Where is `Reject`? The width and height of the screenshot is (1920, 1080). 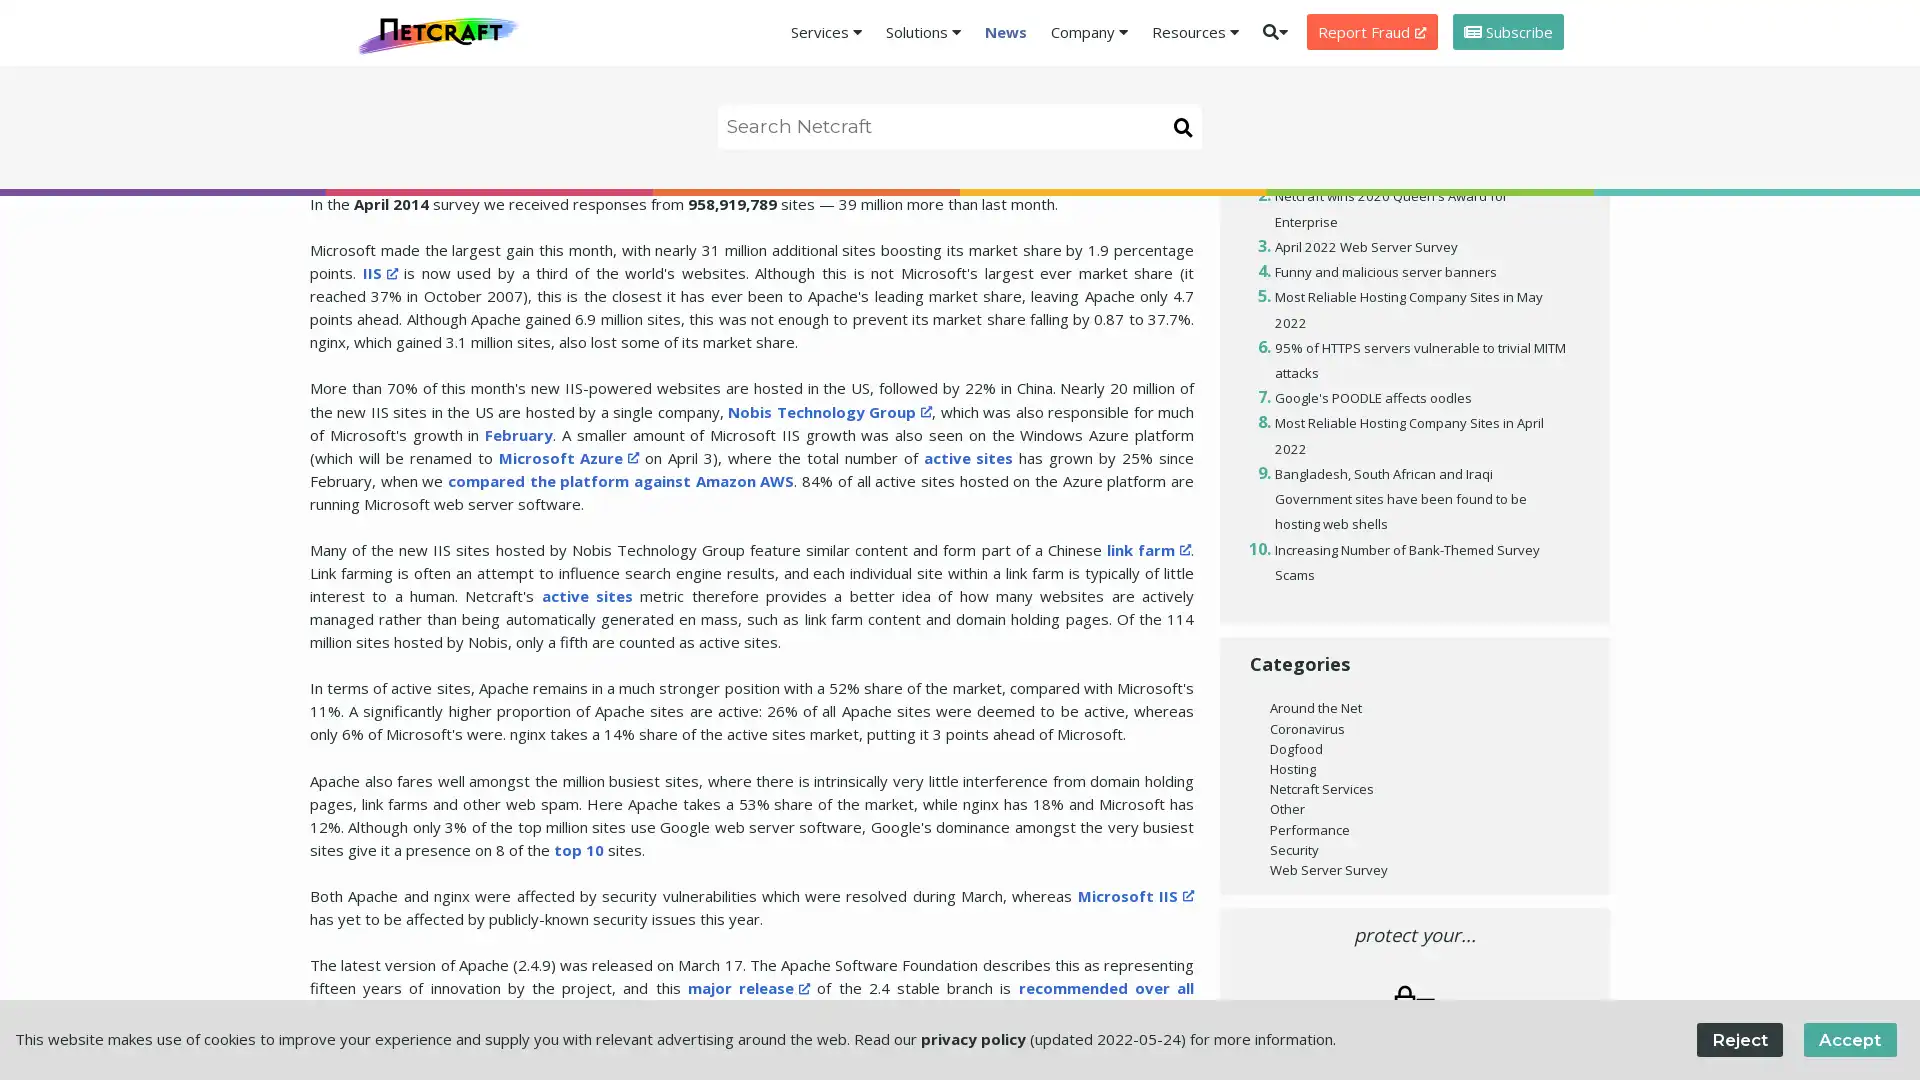 Reject is located at coordinates (1738, 1038).